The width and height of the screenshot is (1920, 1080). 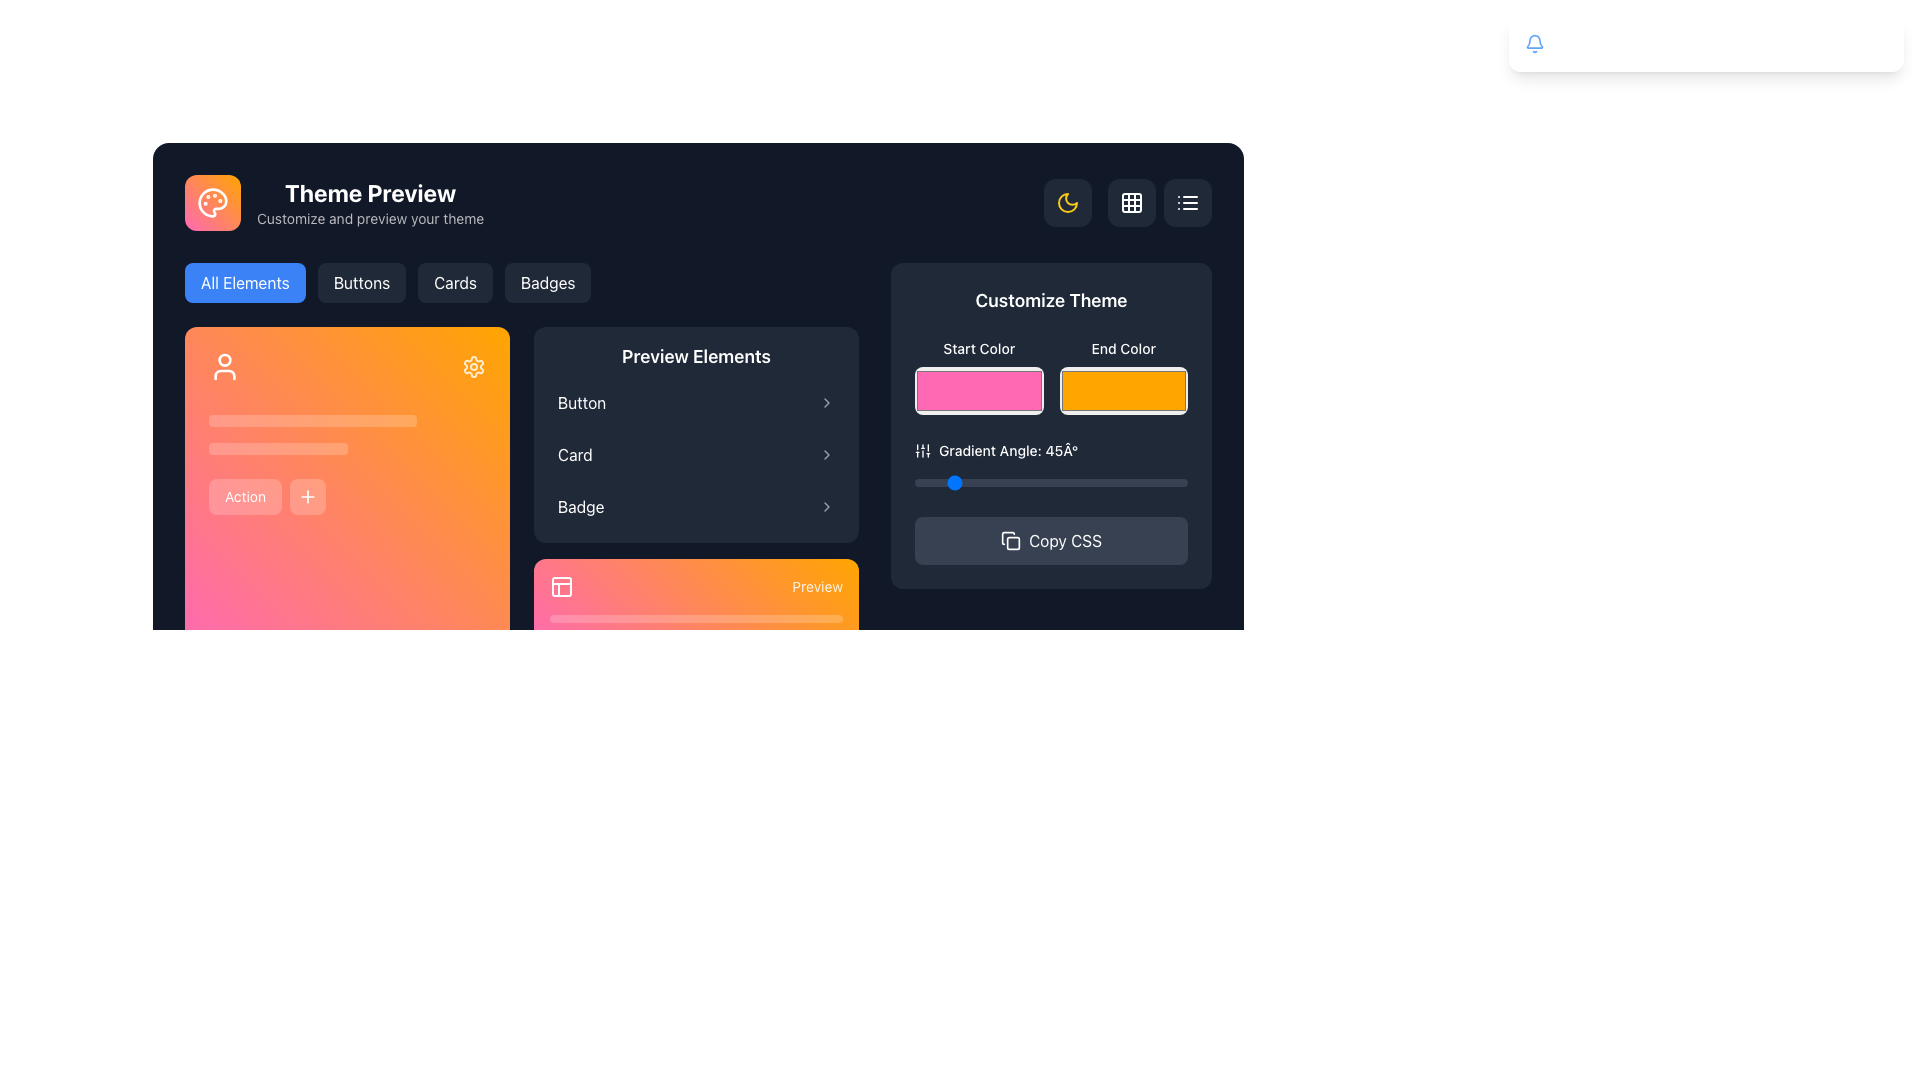 I want to click on the first button in the 'Preview Elements' section to interact with it and possibly reveal further details or settings related to 'Button' components, so click(x=696, y=402).